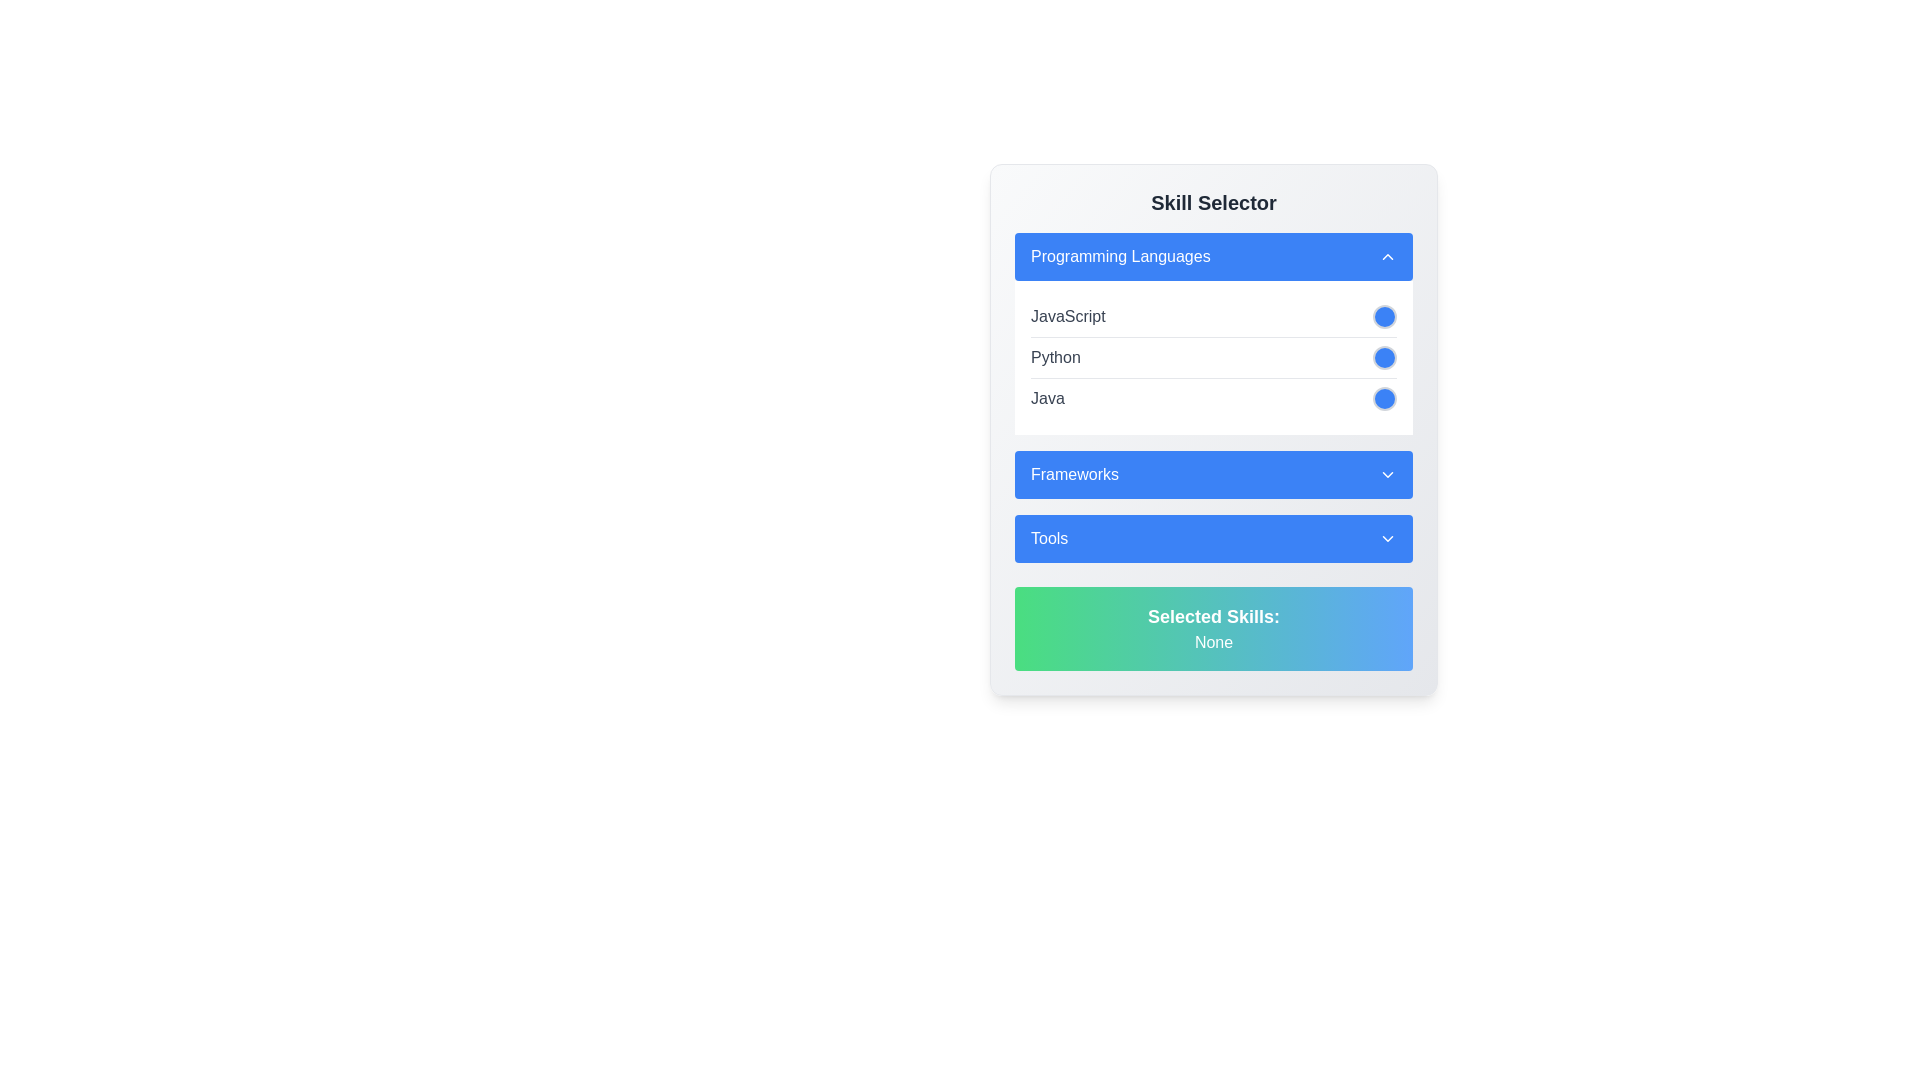  Describe the element at coordinates (1213, 397) in the screenshot. I see `the toggle button` at that location.